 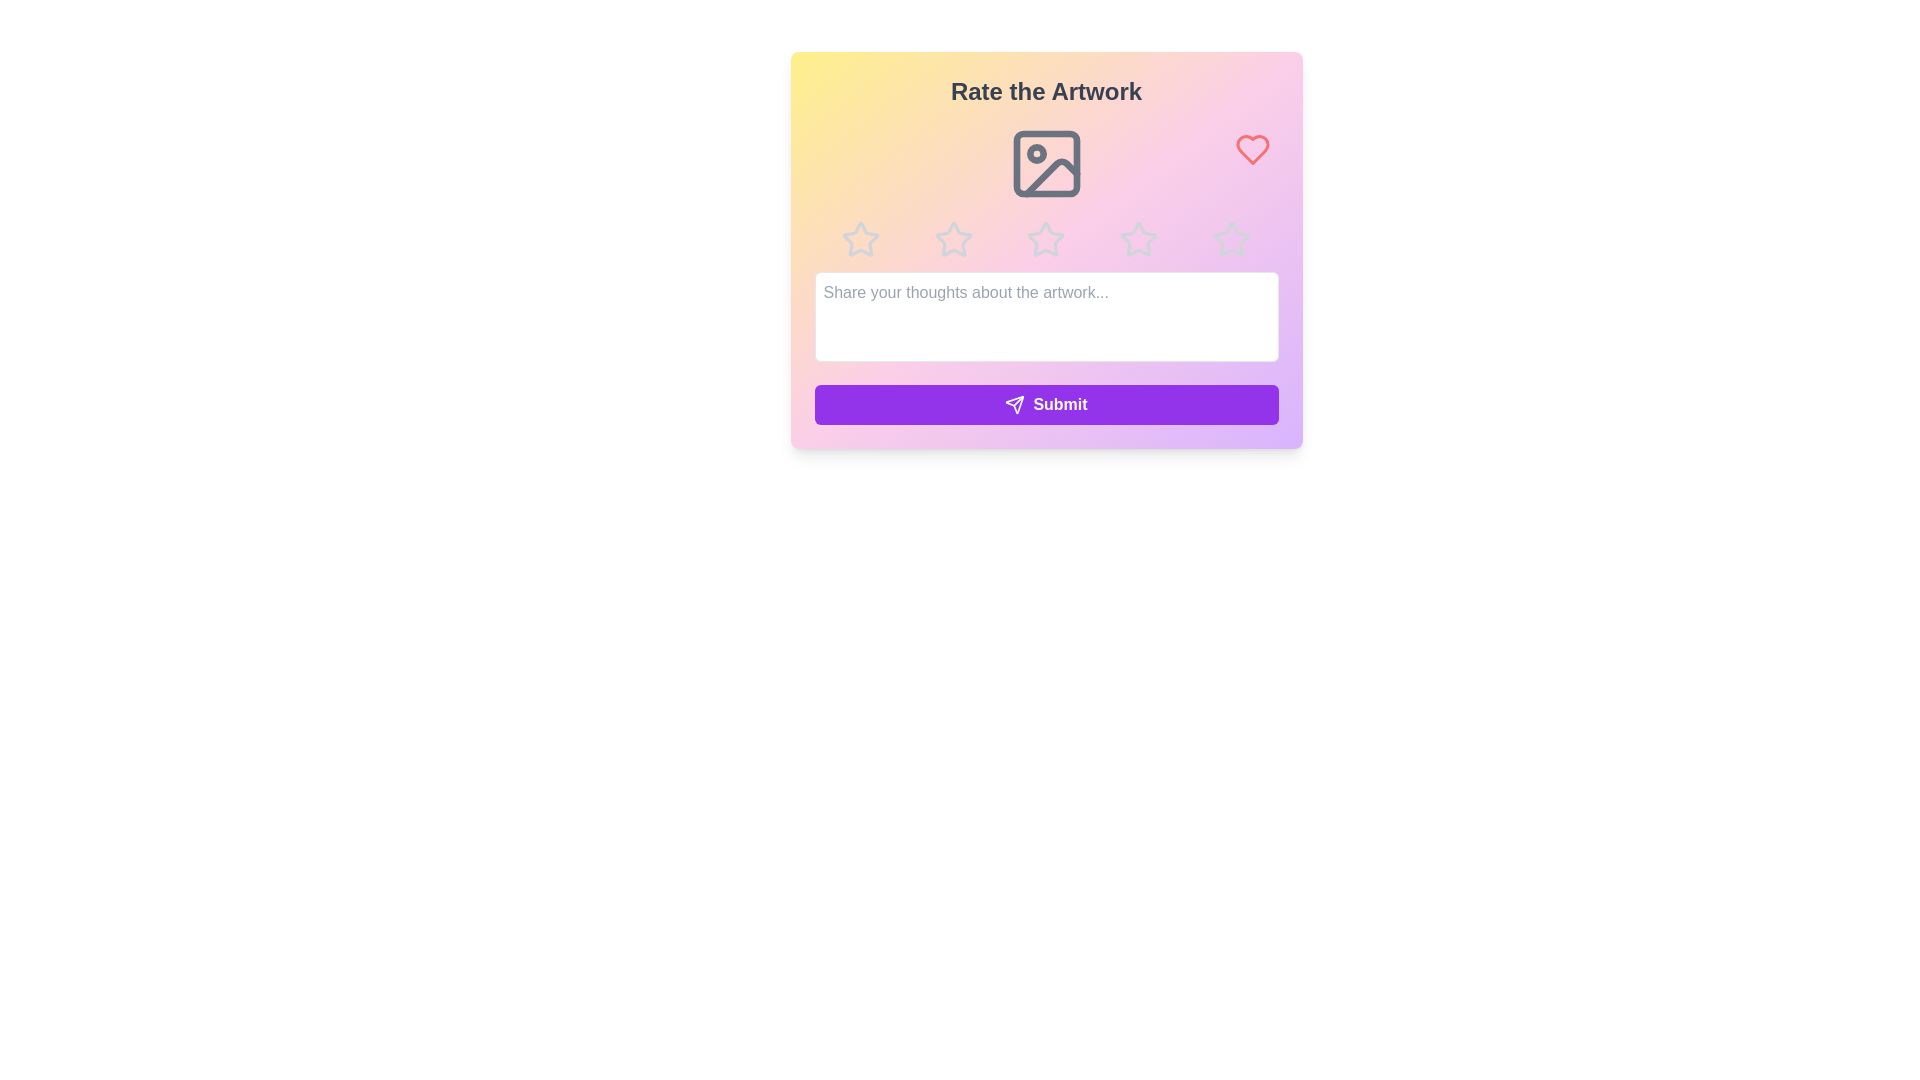 What do you see at coordinates (1045, 405) in the screenshot?
I see `the submit button to submit the rating and feedback` at bounding box center [1045, 405].